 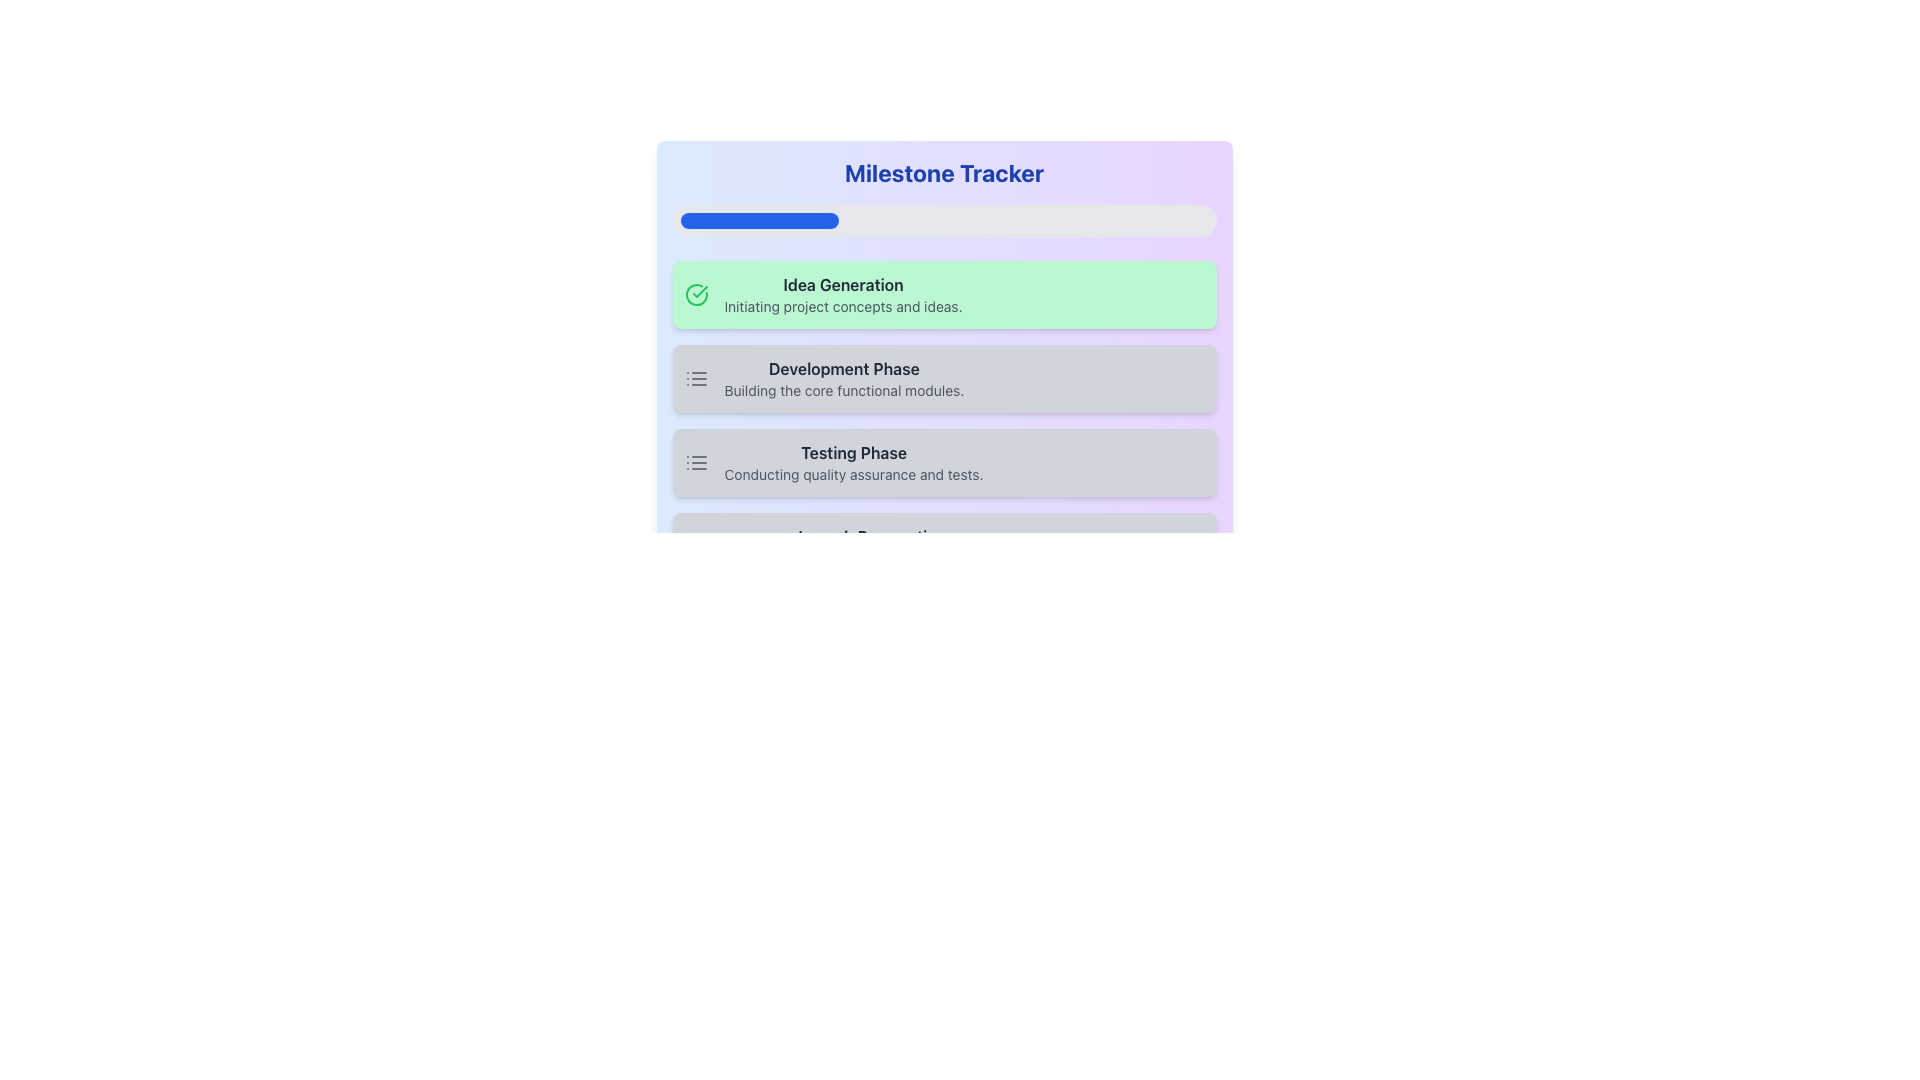 What do you see at coordinates (844, 369) in the screenshot?
I see `the Text Label that serves as a heading for the 'Development Phase' section, positioned centrally between 'Idea Generation' and 'Testing Phase'` at bounding box center [844, 369].